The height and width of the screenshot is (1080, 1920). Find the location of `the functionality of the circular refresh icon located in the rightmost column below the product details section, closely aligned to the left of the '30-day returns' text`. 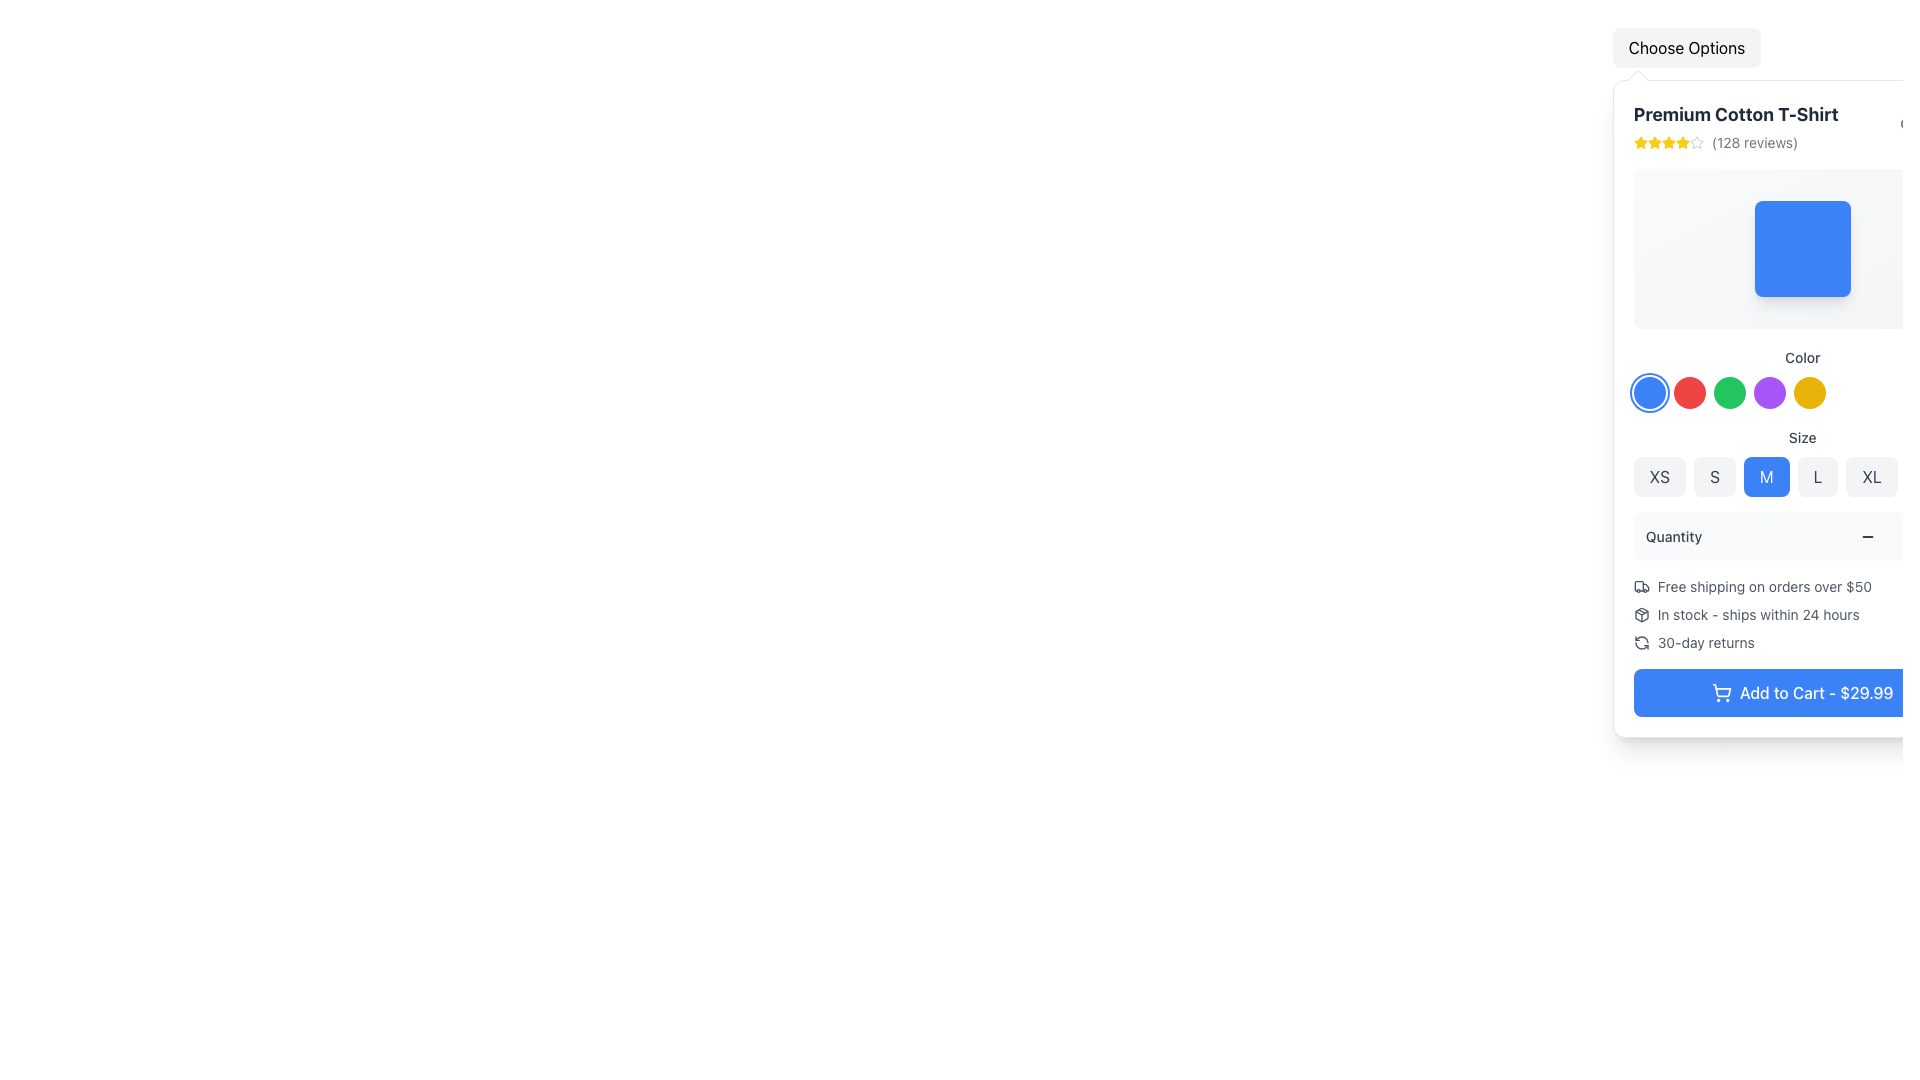

the functionality of the circular refresh icon located in the rightmost column below the product details section, closely aligned to the left of the '30-day returns' text is located at coordinates (1641, 643).